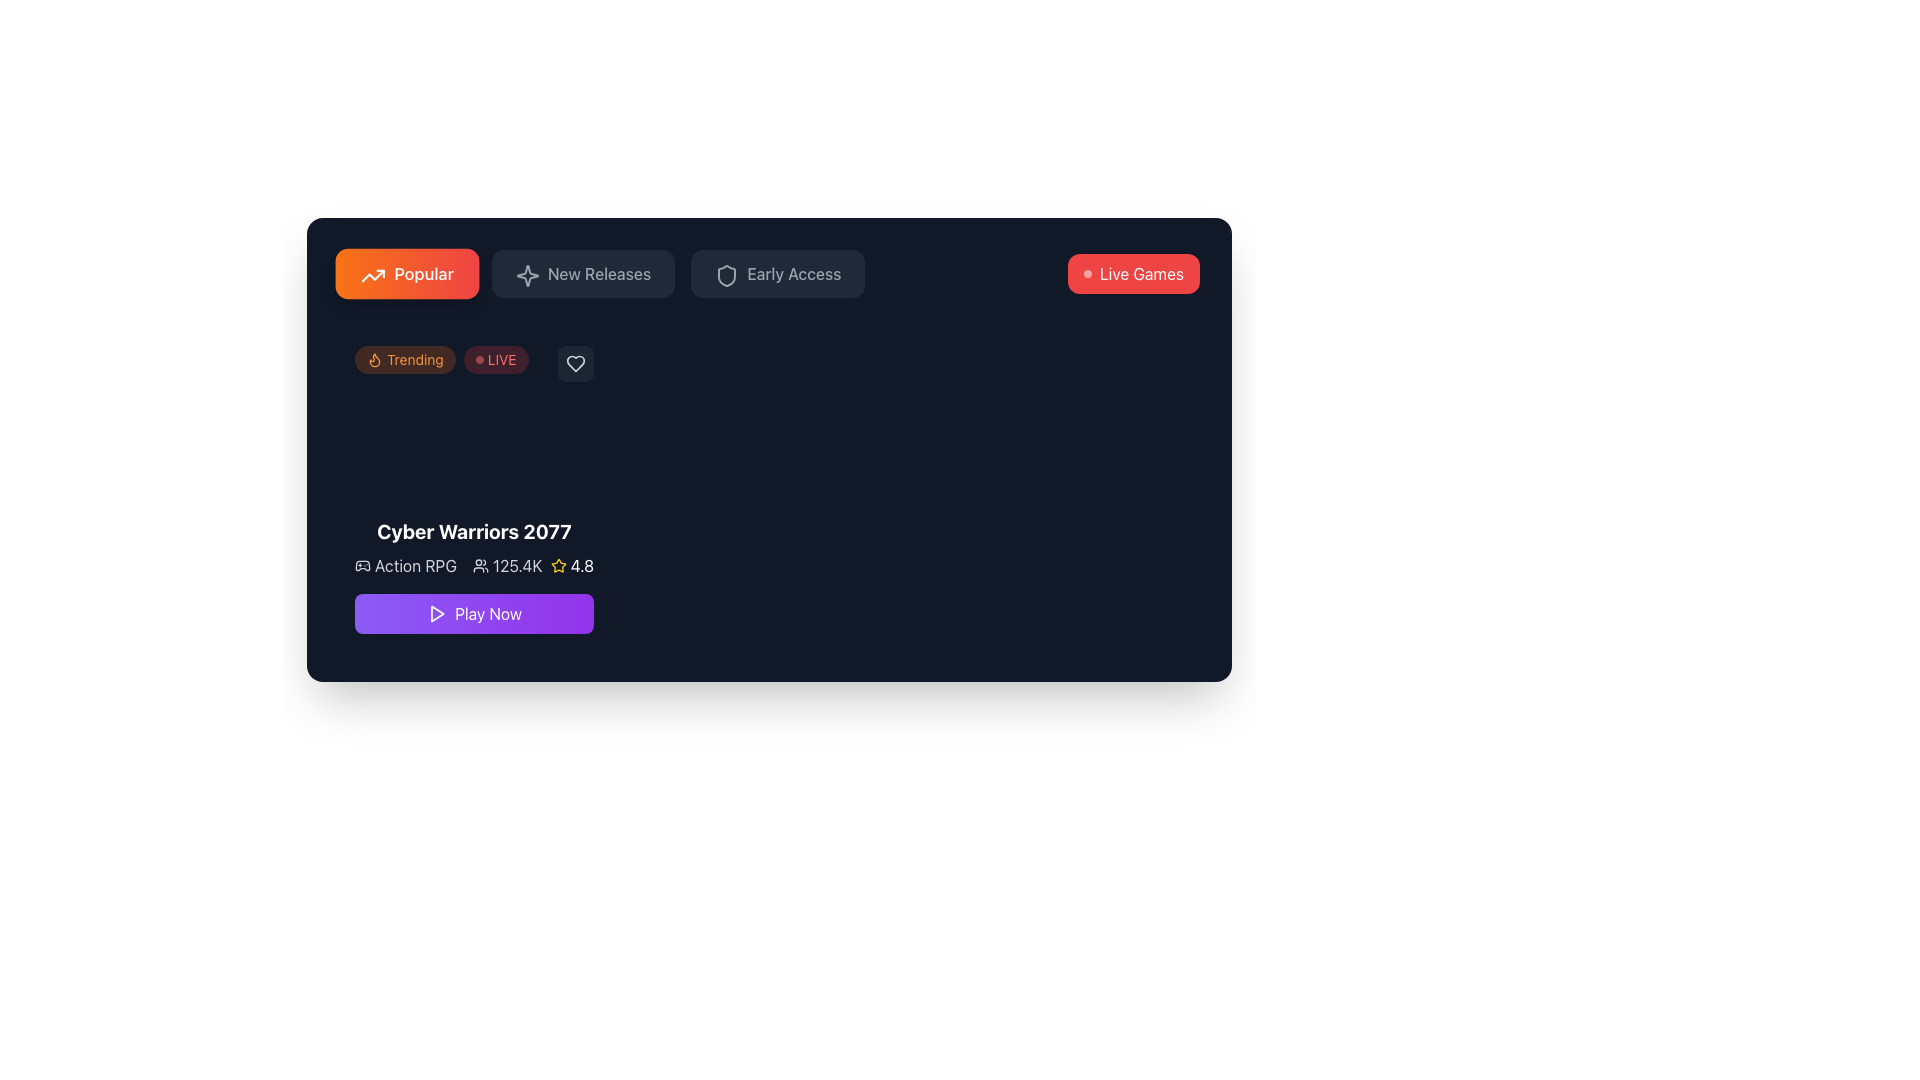 The width and height of the screenshot is (1920, 1080). I want to click on the purple gradient button labeled 'Play Now', so click(488, 612).